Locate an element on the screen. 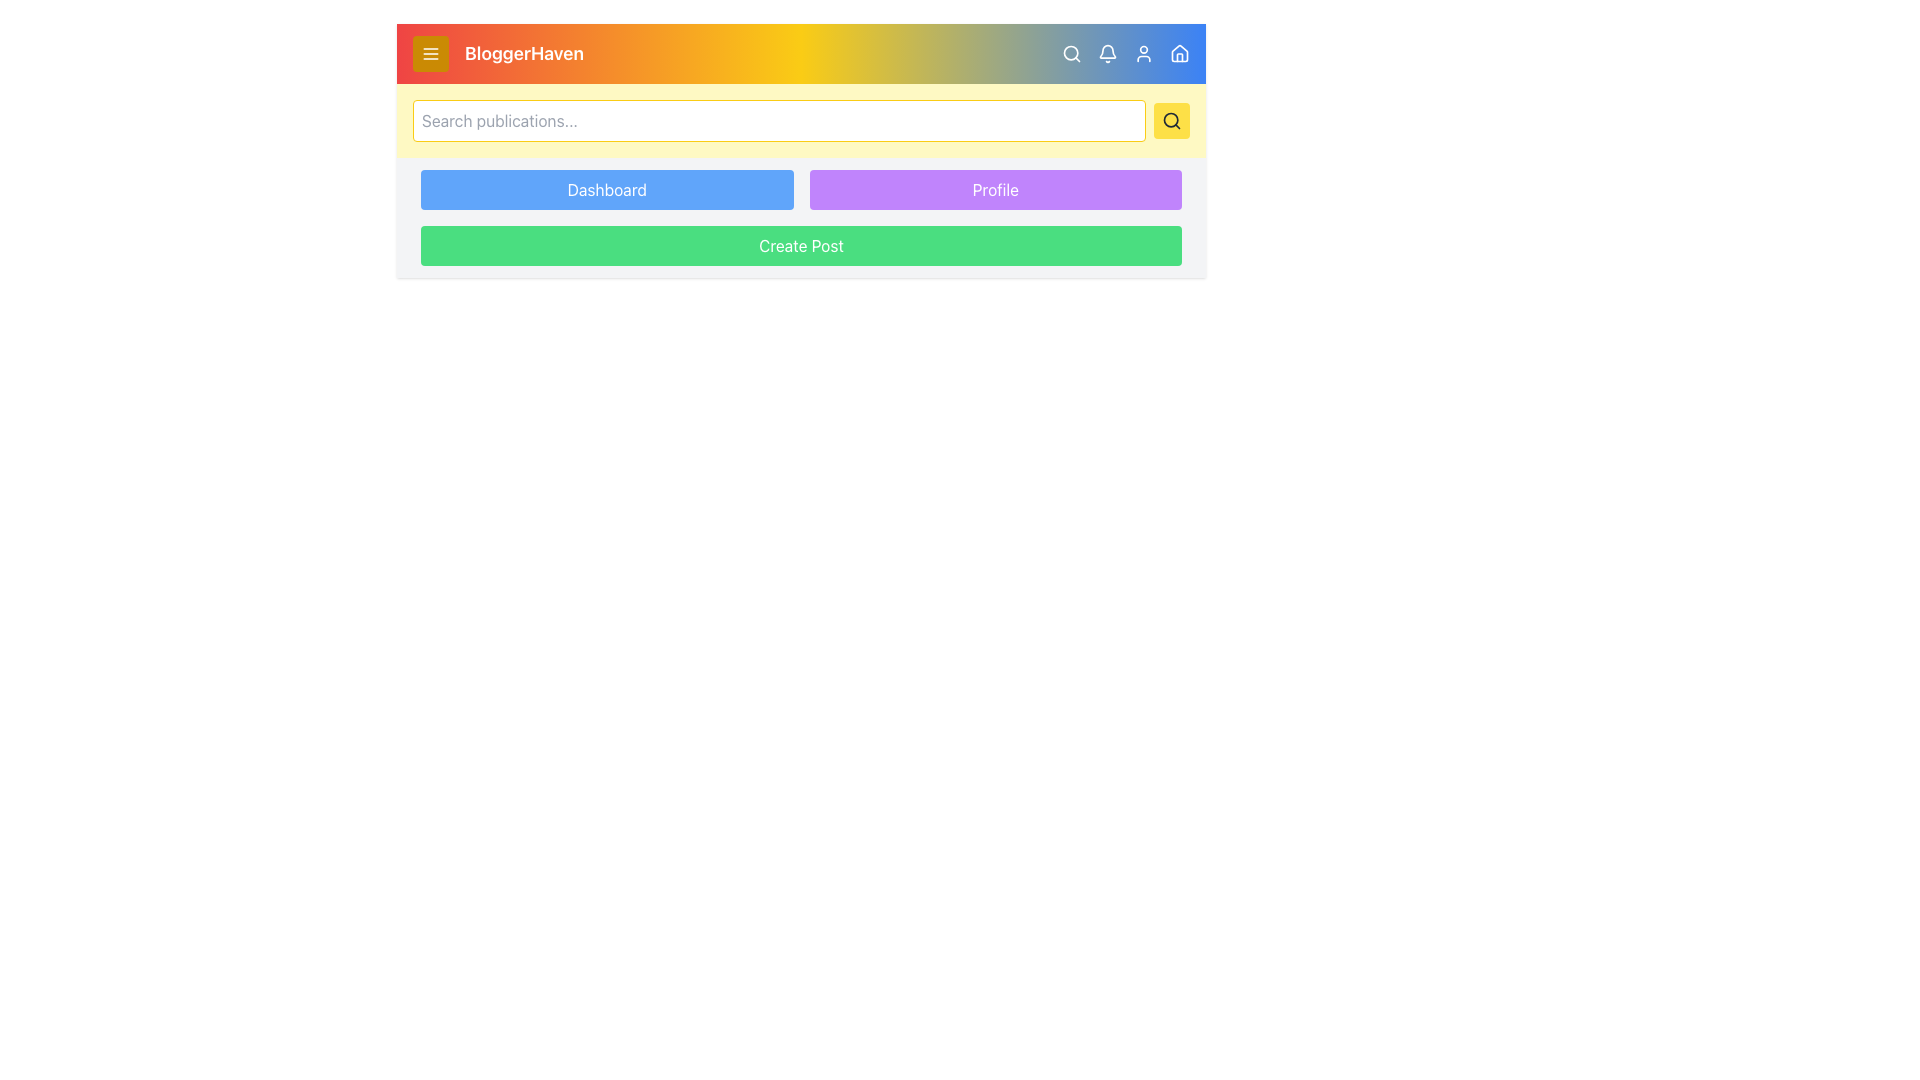 The height and width of the screenshot is (1080, 1920). the second button in the horizontal navigation group, which leads to the 'Profile' page, to observe the hover effect is located at coordinates (995, 189).